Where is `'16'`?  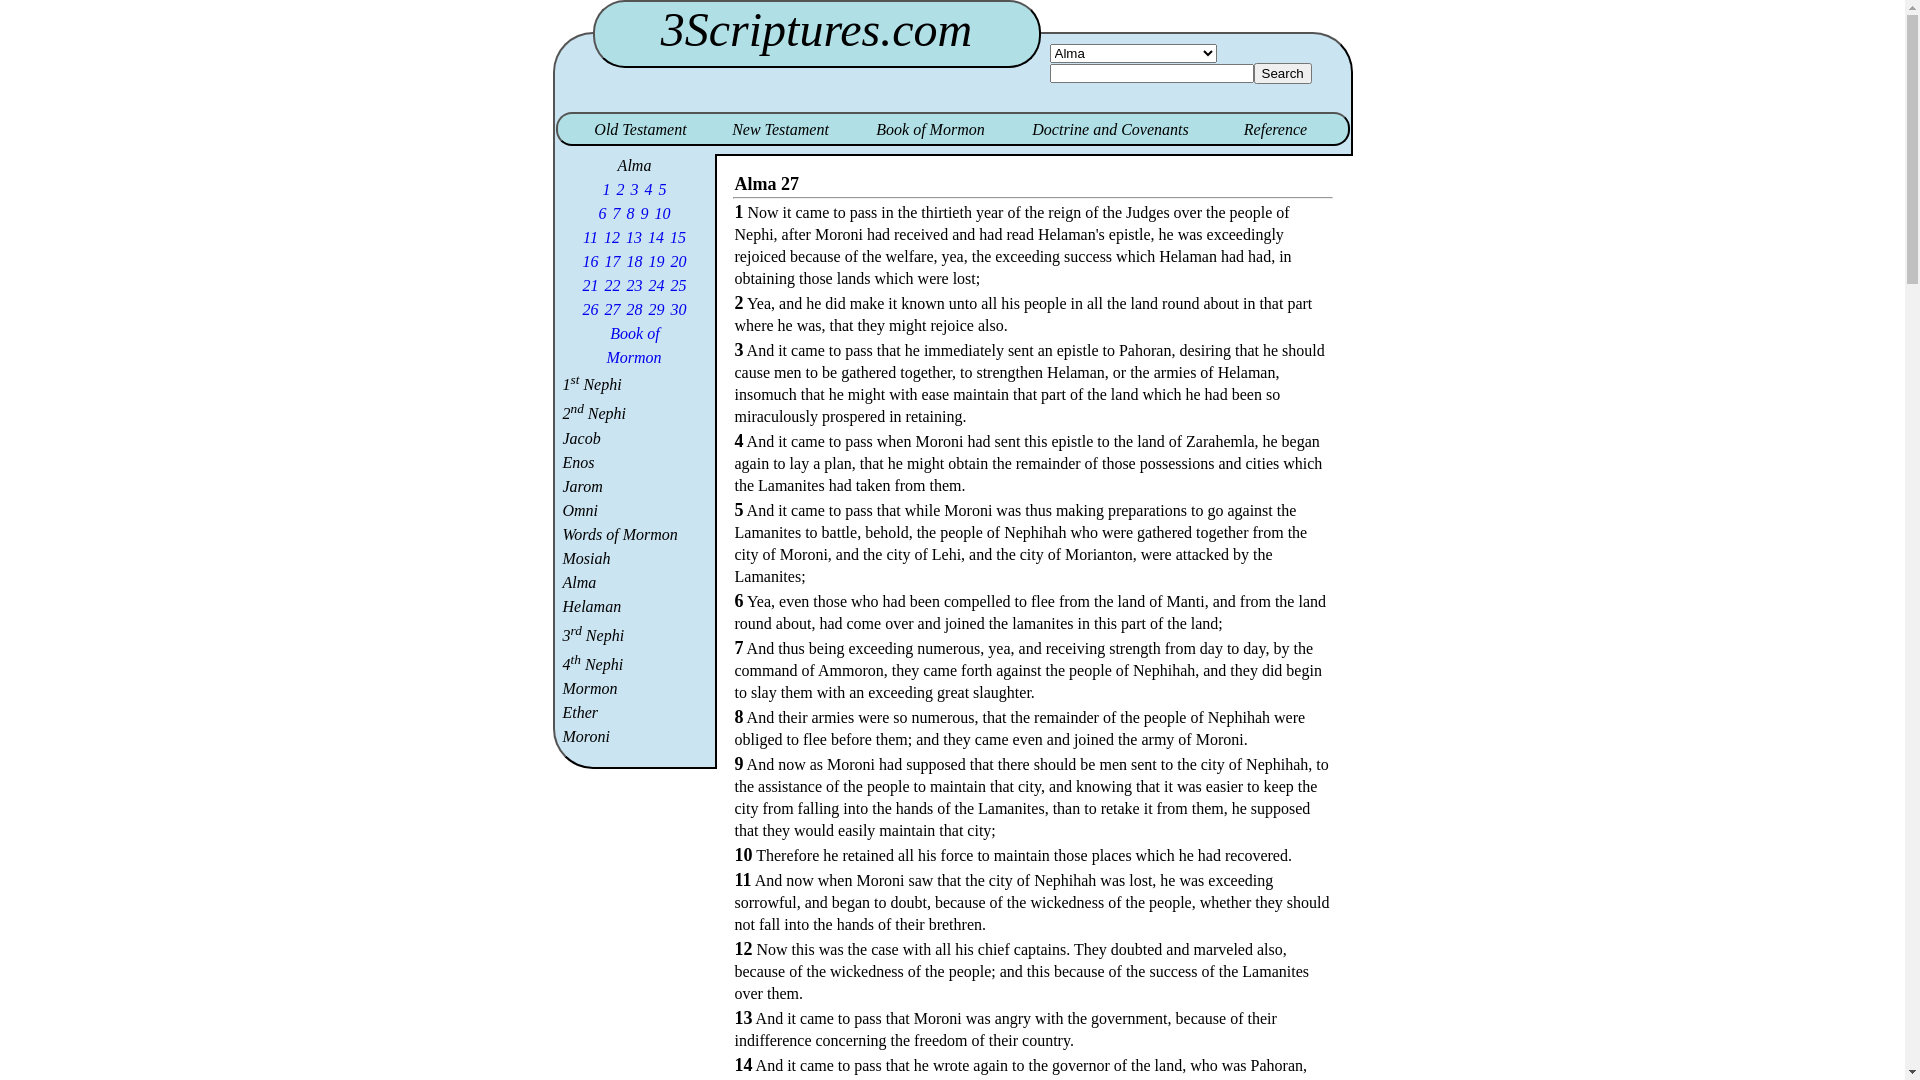 '16' is located at coordinates (580, 260).